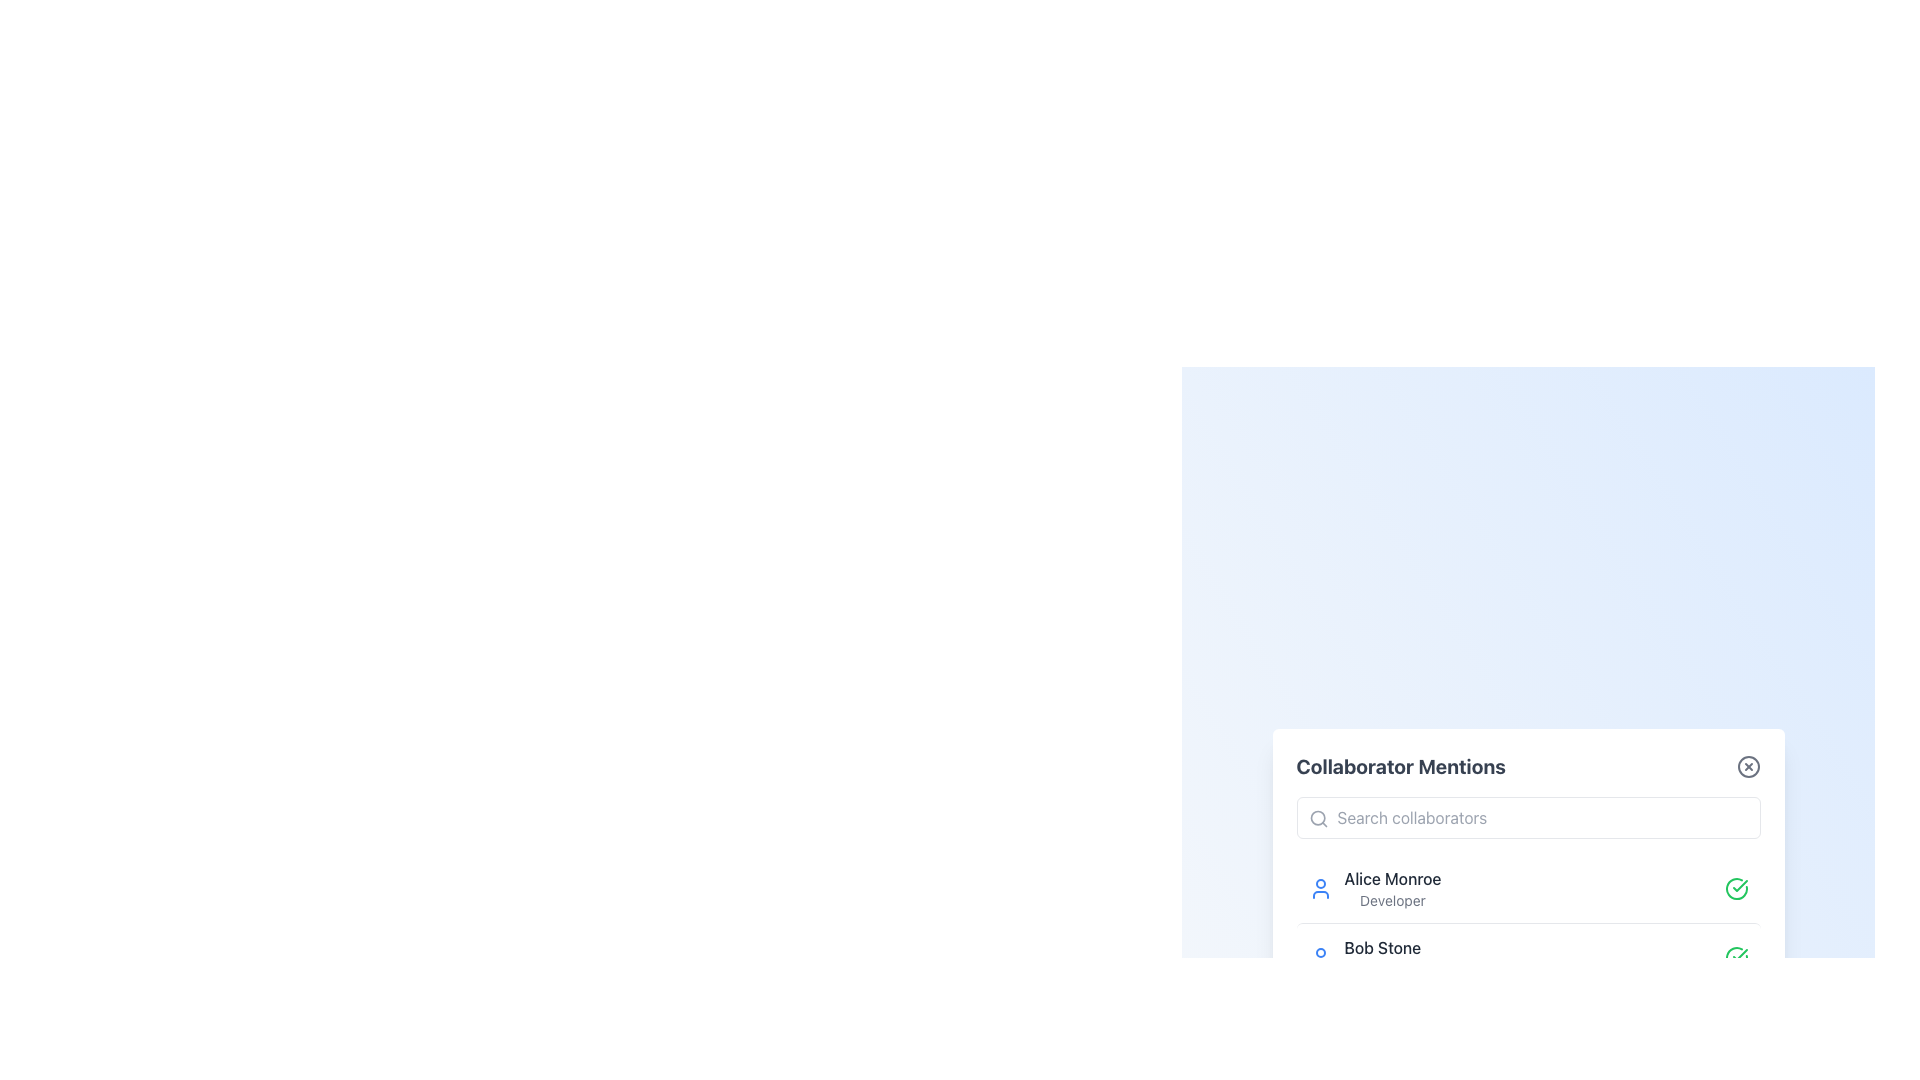  I want to click on the text label representing the user 'Bob Stone' in the collaborator list, which is located in the lower section of the 'Collaborator Mentions' area, directly below 'Alice Monroe', so click(1381, 947).